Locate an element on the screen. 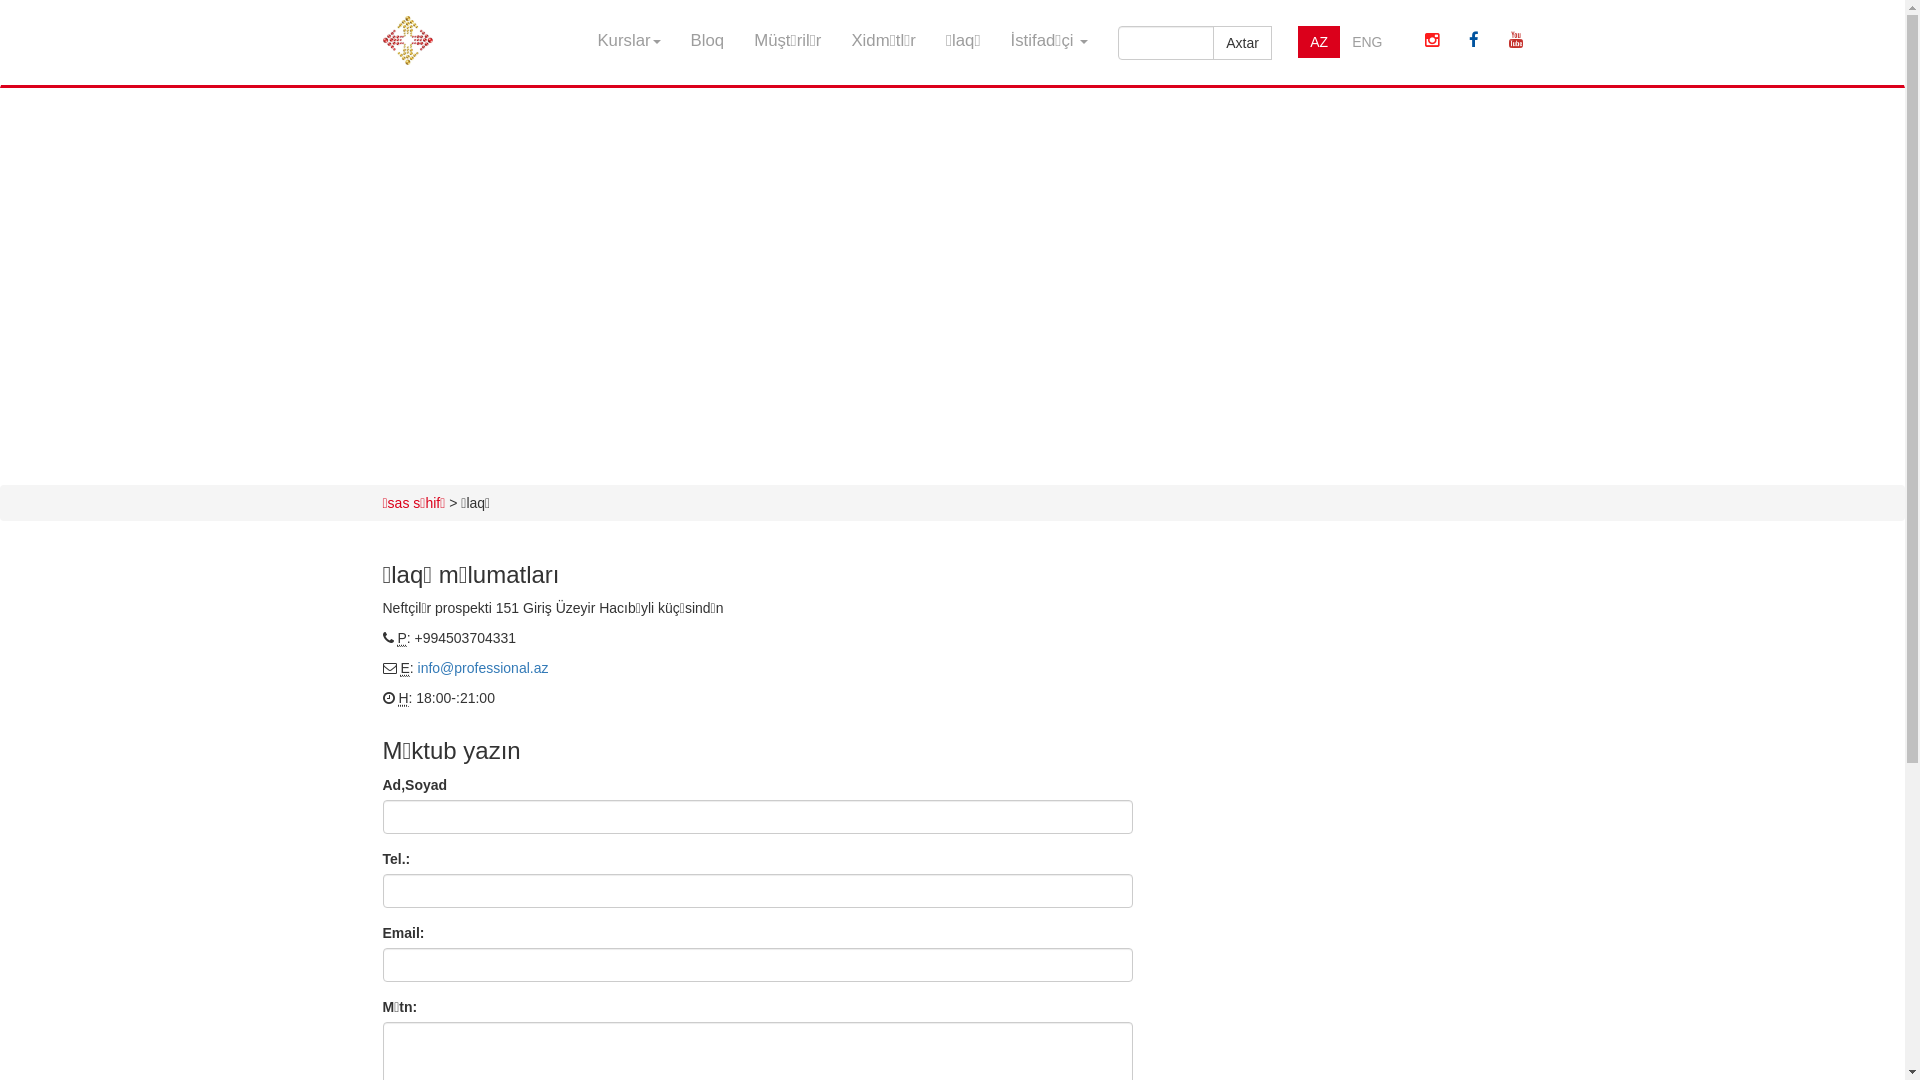  'AZ' is located at coordinates (1319, 42).